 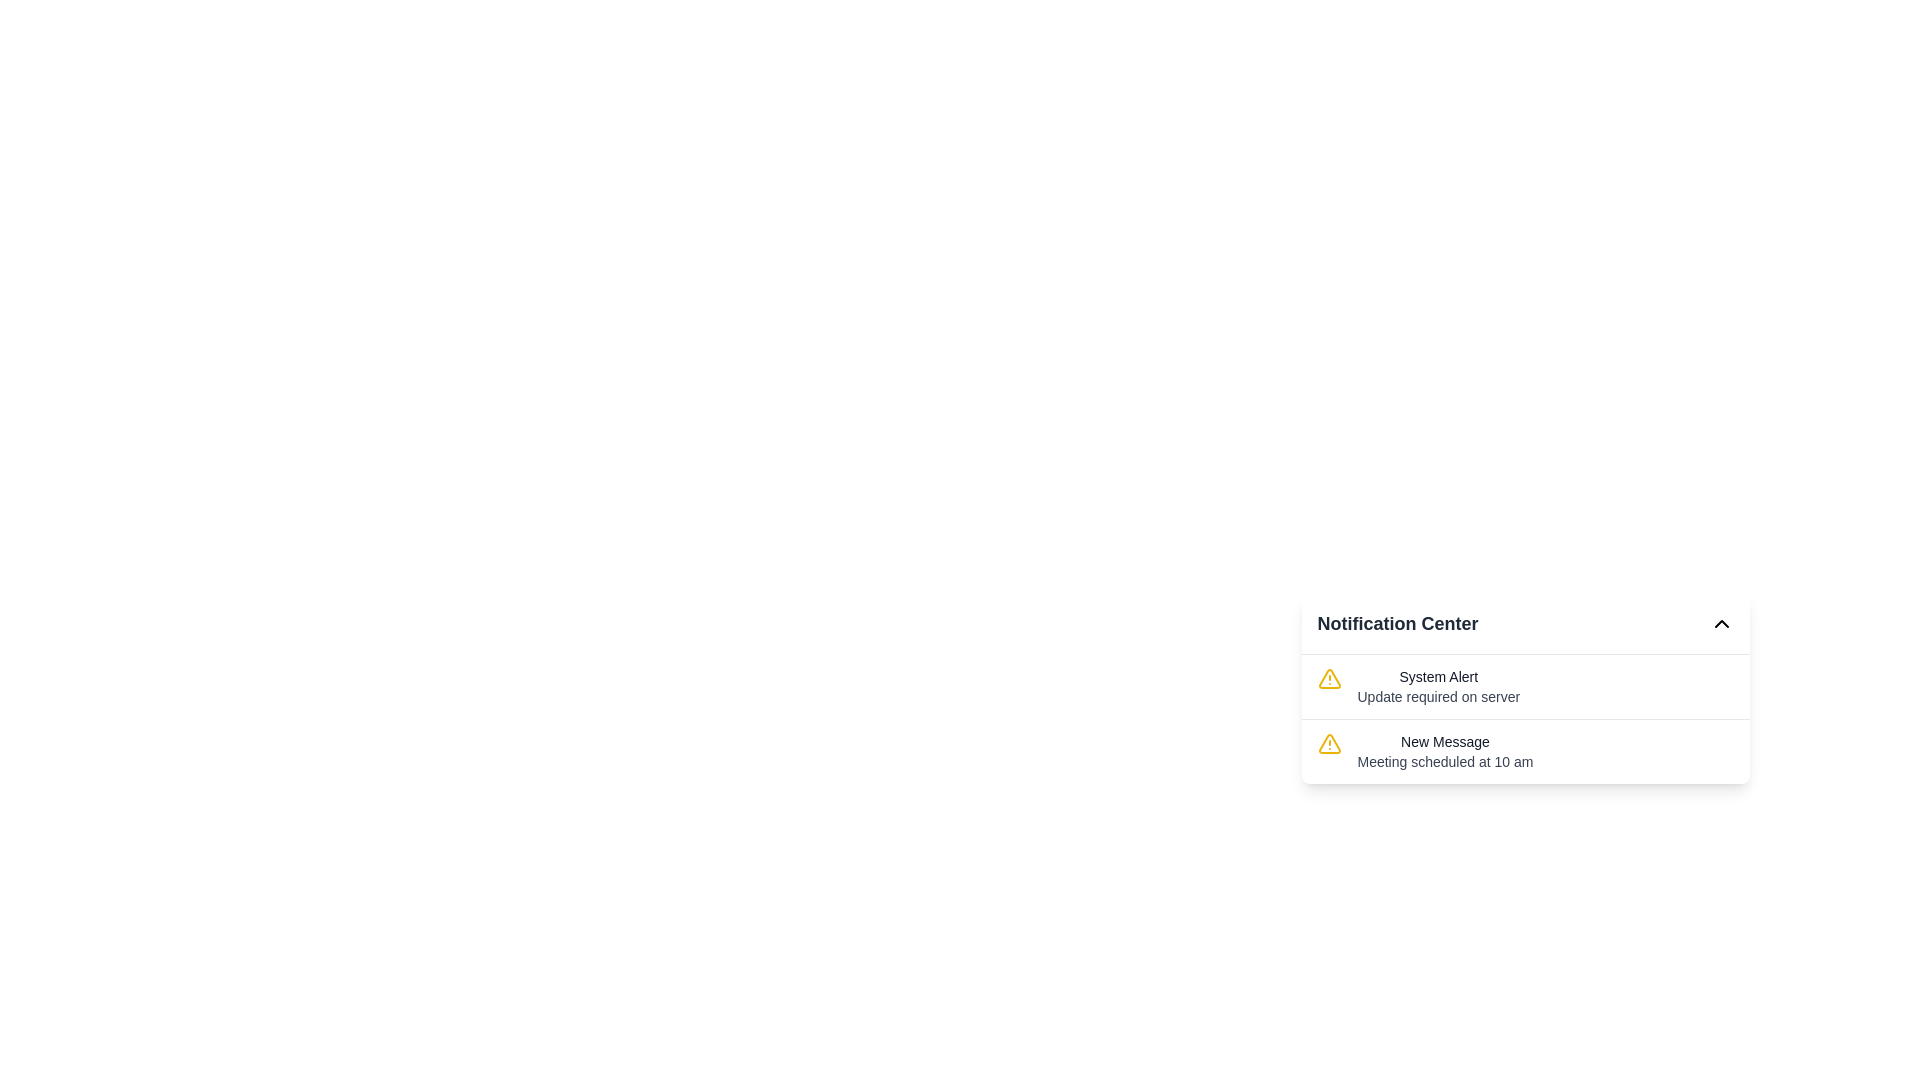 I want to click on text displayed in the 'New Message' text label, which is styled in a small-sized, bolded, dark gray font in the Notification Center interface, so click(x=1445, y=741).